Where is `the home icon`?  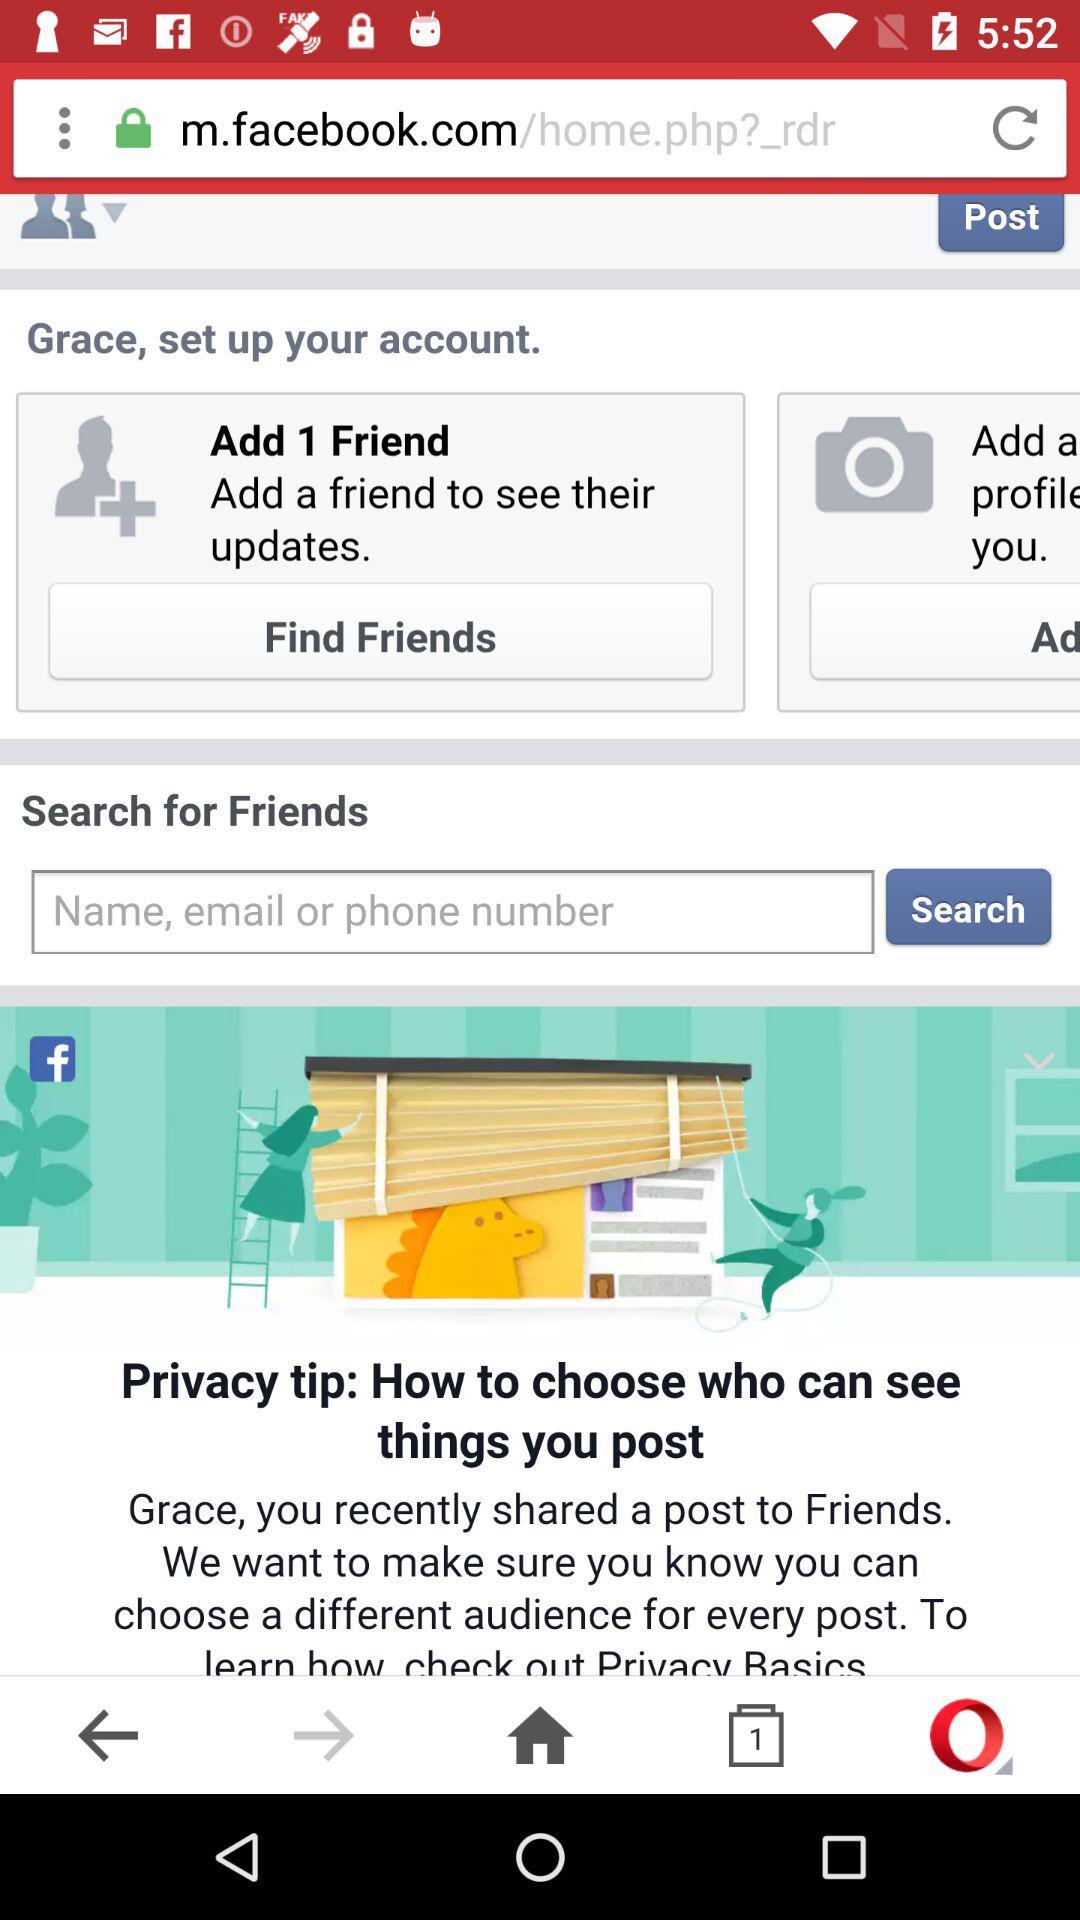 the home icon is located at coordinates (540, 1734).